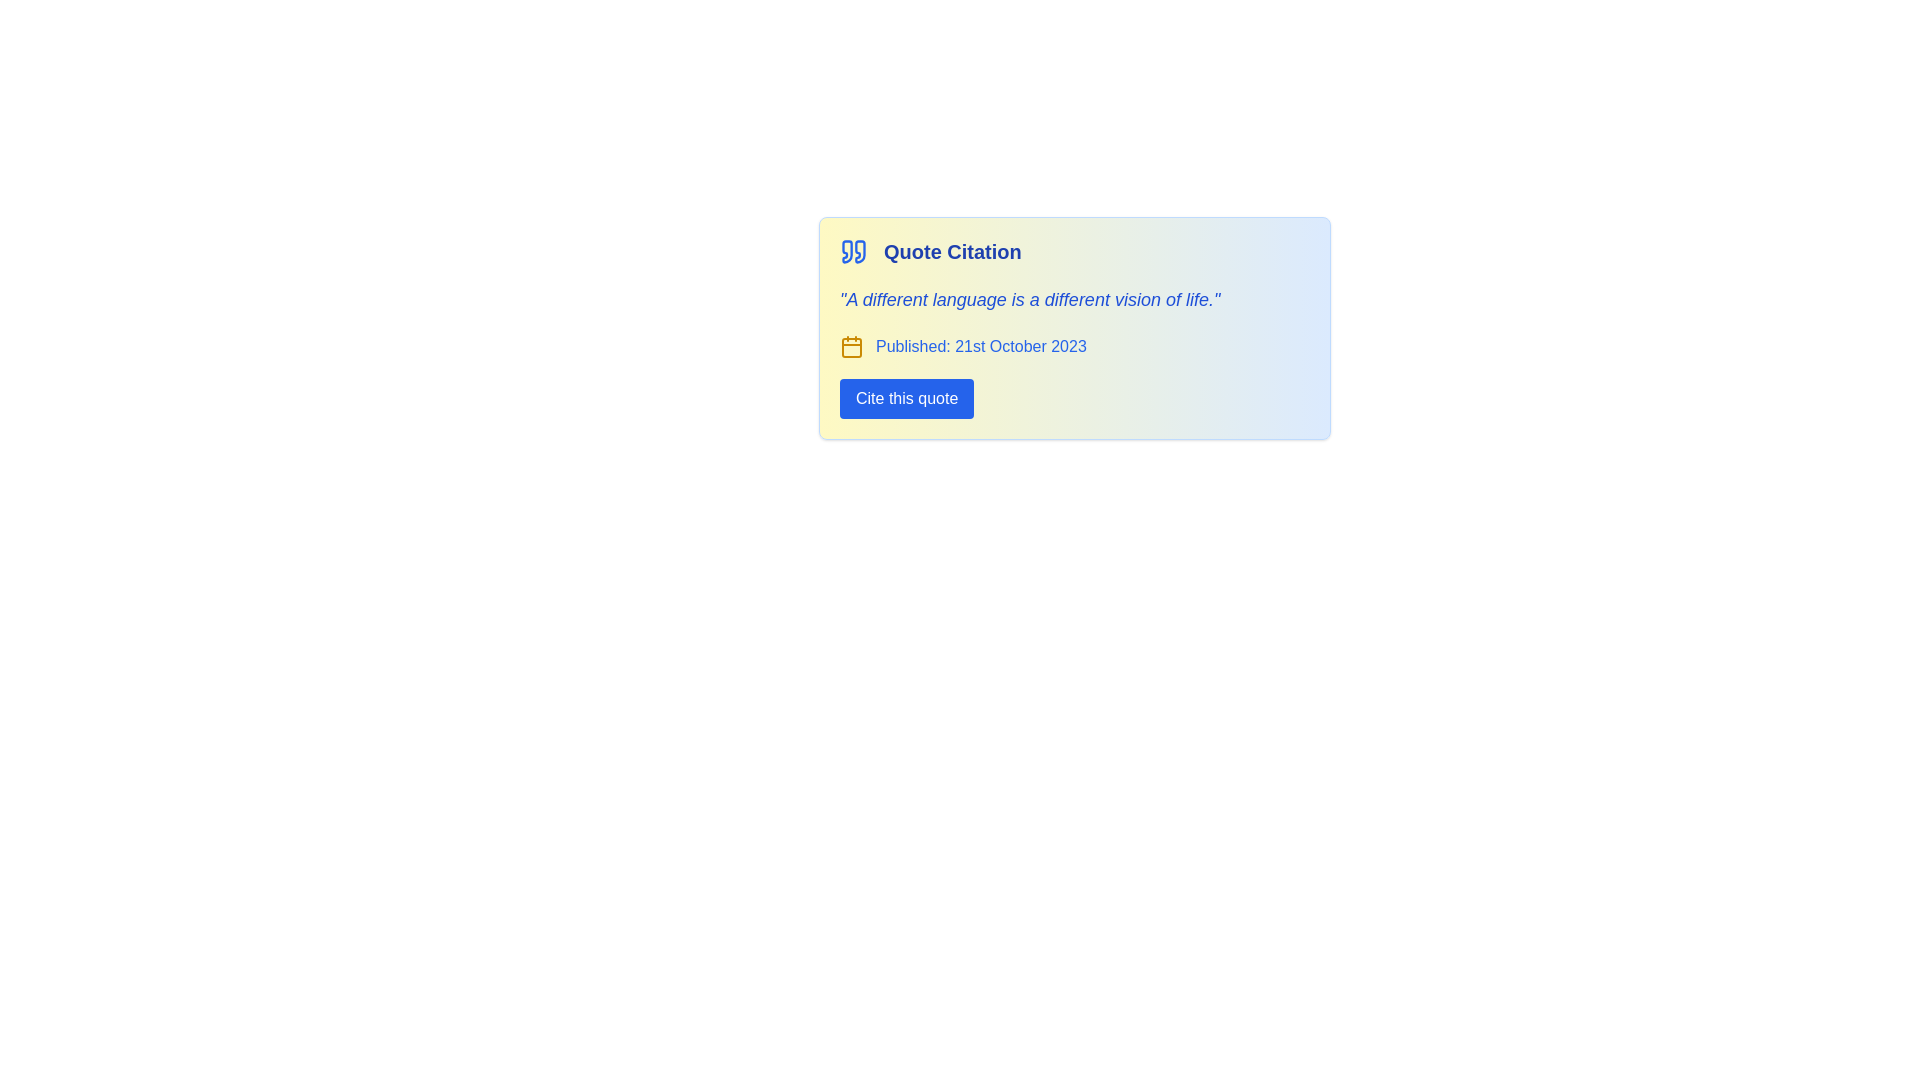 The height and width of the screenshot is (1080, 1920). Describe the element at coordinates (951, 250) in the screenshot. I see `the Text label that serves as a heading or title located in the top section of a card-like layout, positioned to the right of a decorative quote icon` at that location.